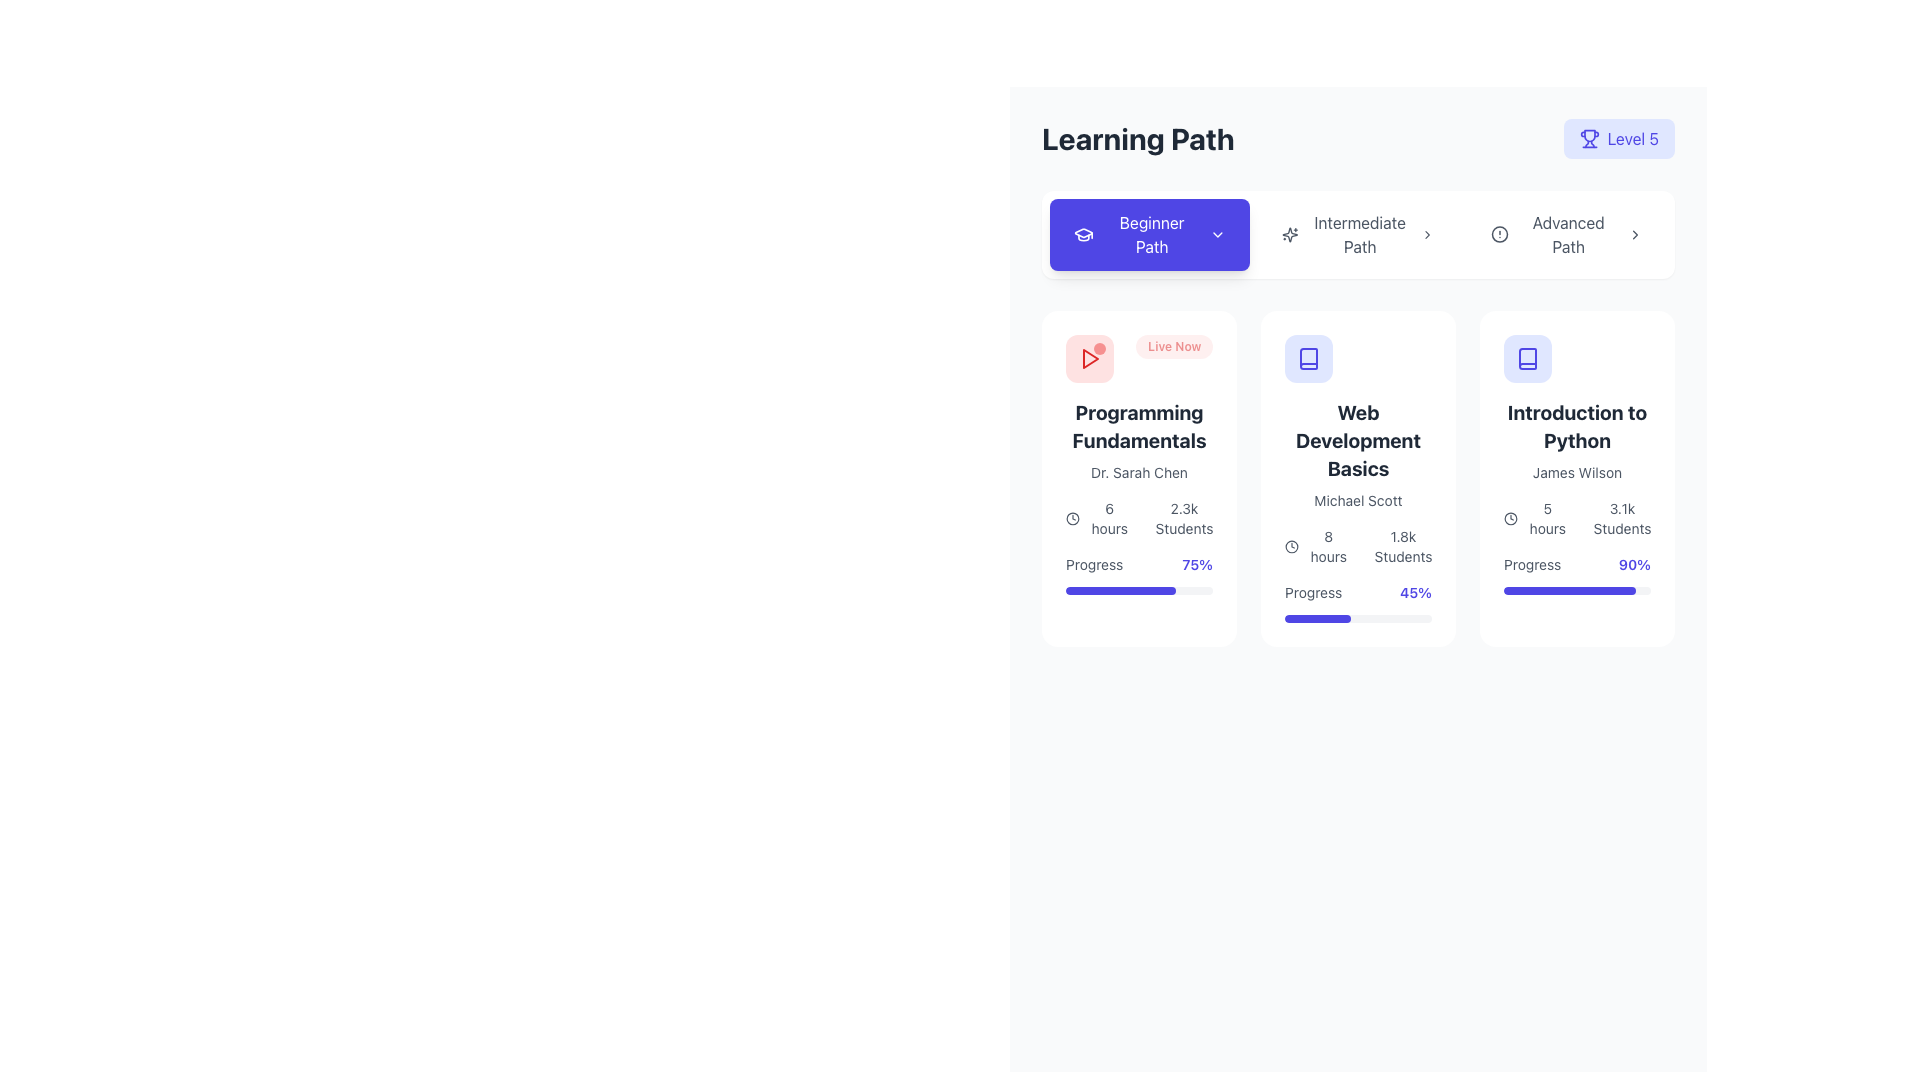  What do you see at coordinates (1622, 518) in the screenshot?
I see `the static text displaying the number of students enrolled in the 'Introduction to Python' course, located at the bottom right of the card next to the user icon` at bounding box center [1622, 518].